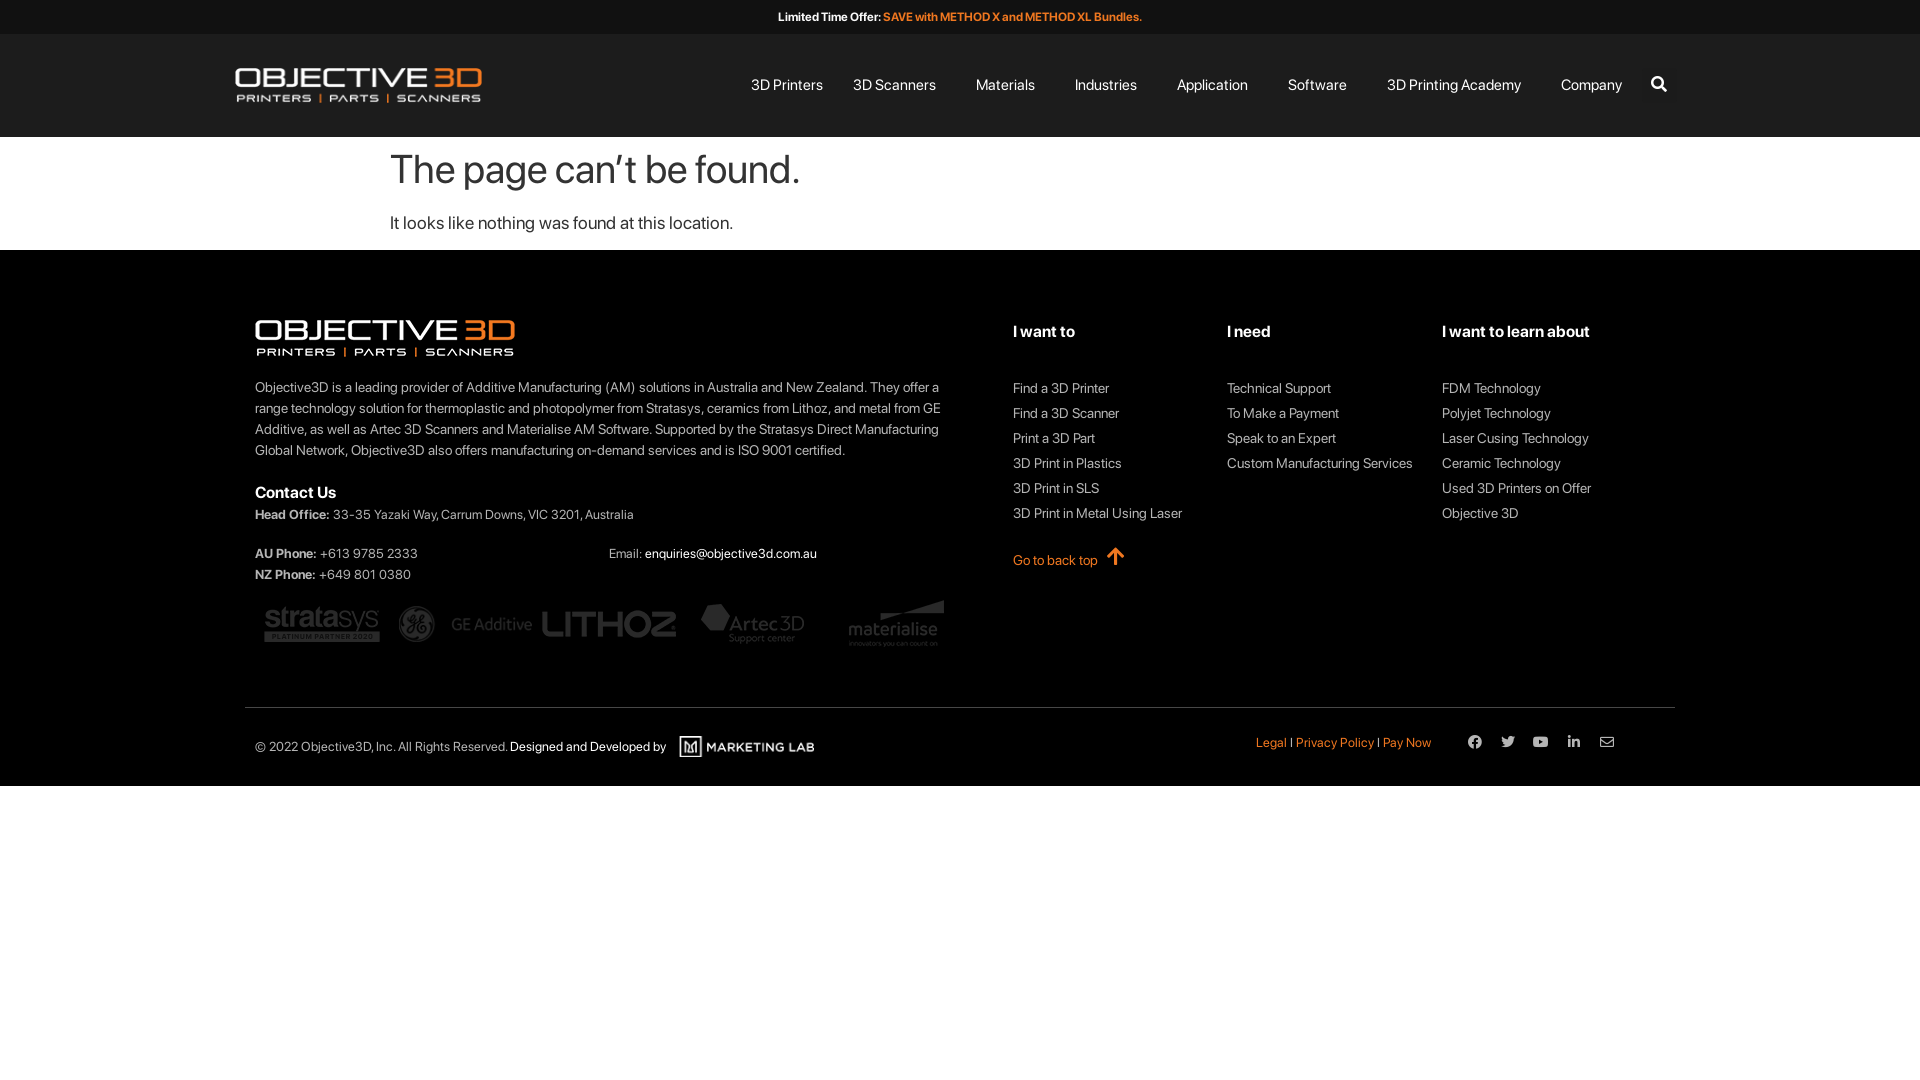  What do you see at coordinates (1441, 437) in the screenshot?
I see `'Laser Cusing Technology'` at bounding box center [1441, 437].